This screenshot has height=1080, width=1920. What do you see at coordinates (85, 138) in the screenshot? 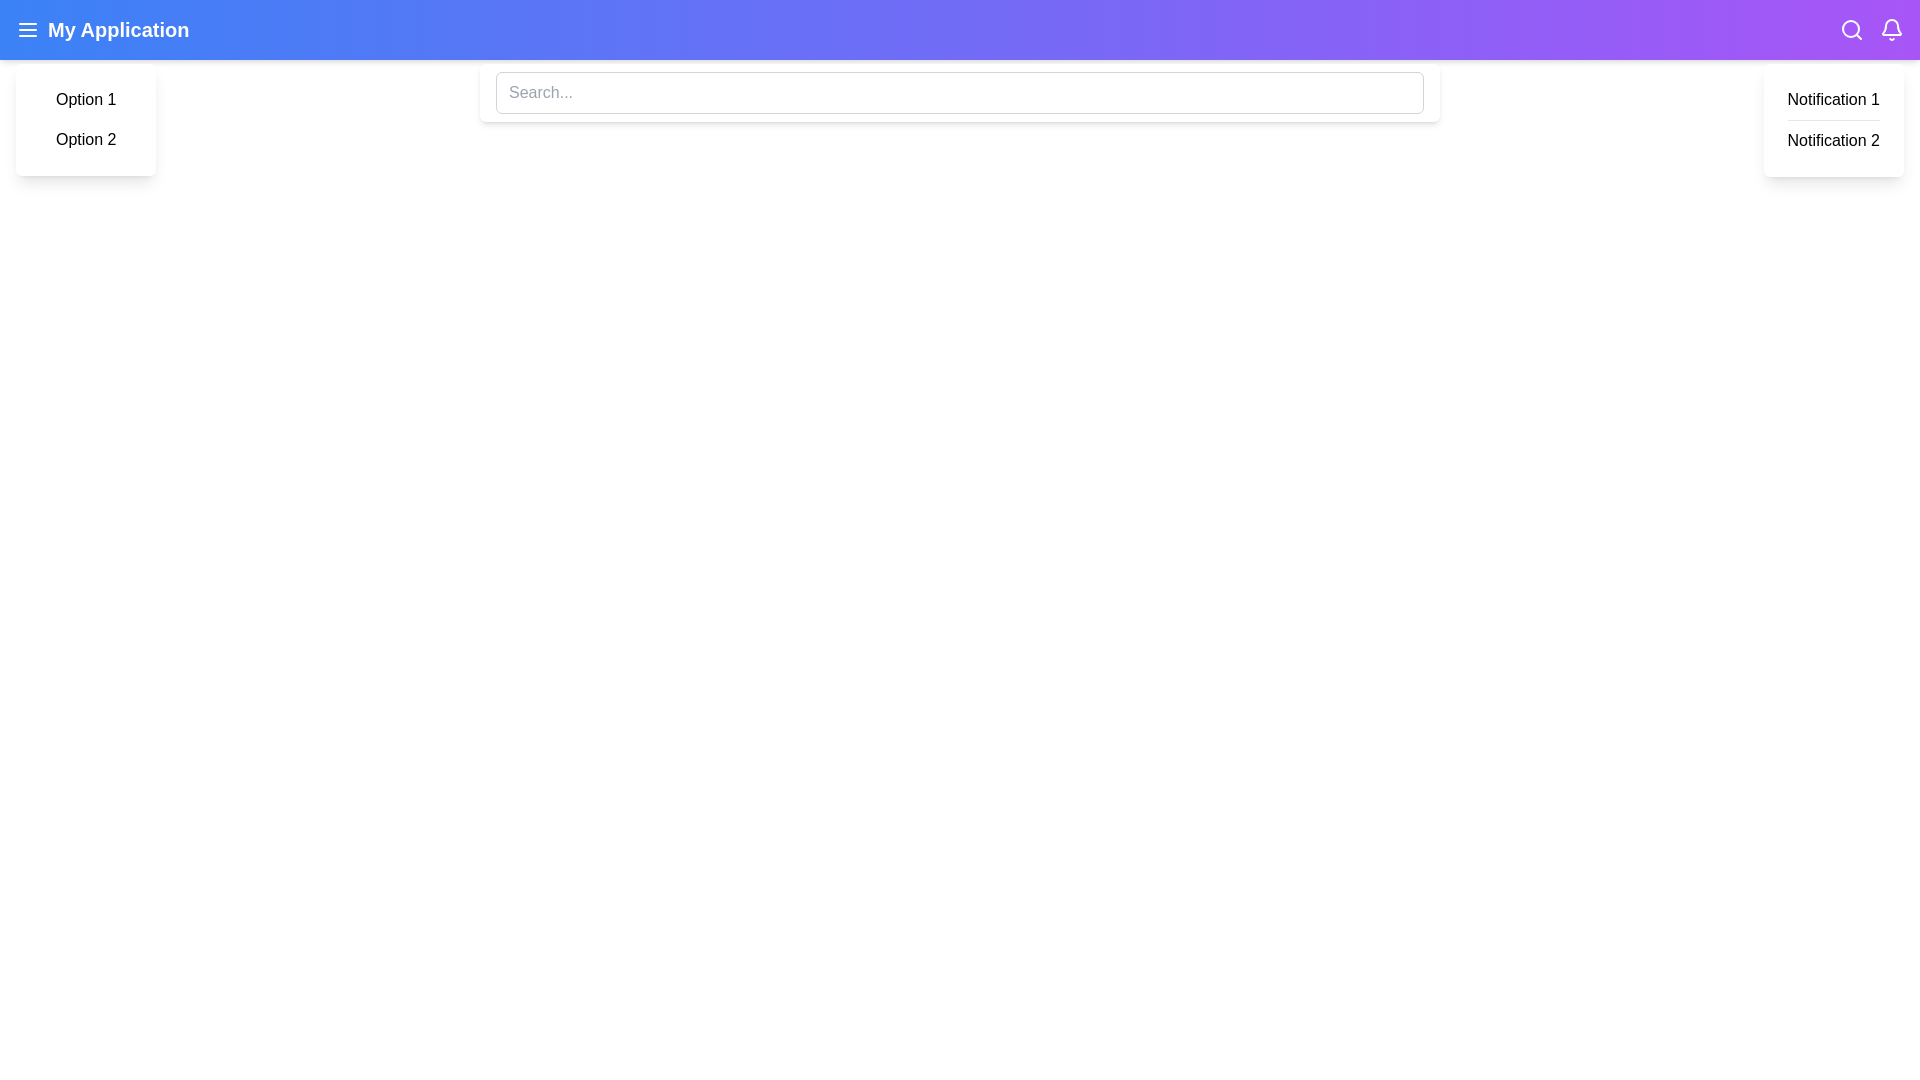
I see `the 'Option 2' button located below 'Option 1' in the vertical stack within the 'My Application' header` at bounding box center [85, 138].